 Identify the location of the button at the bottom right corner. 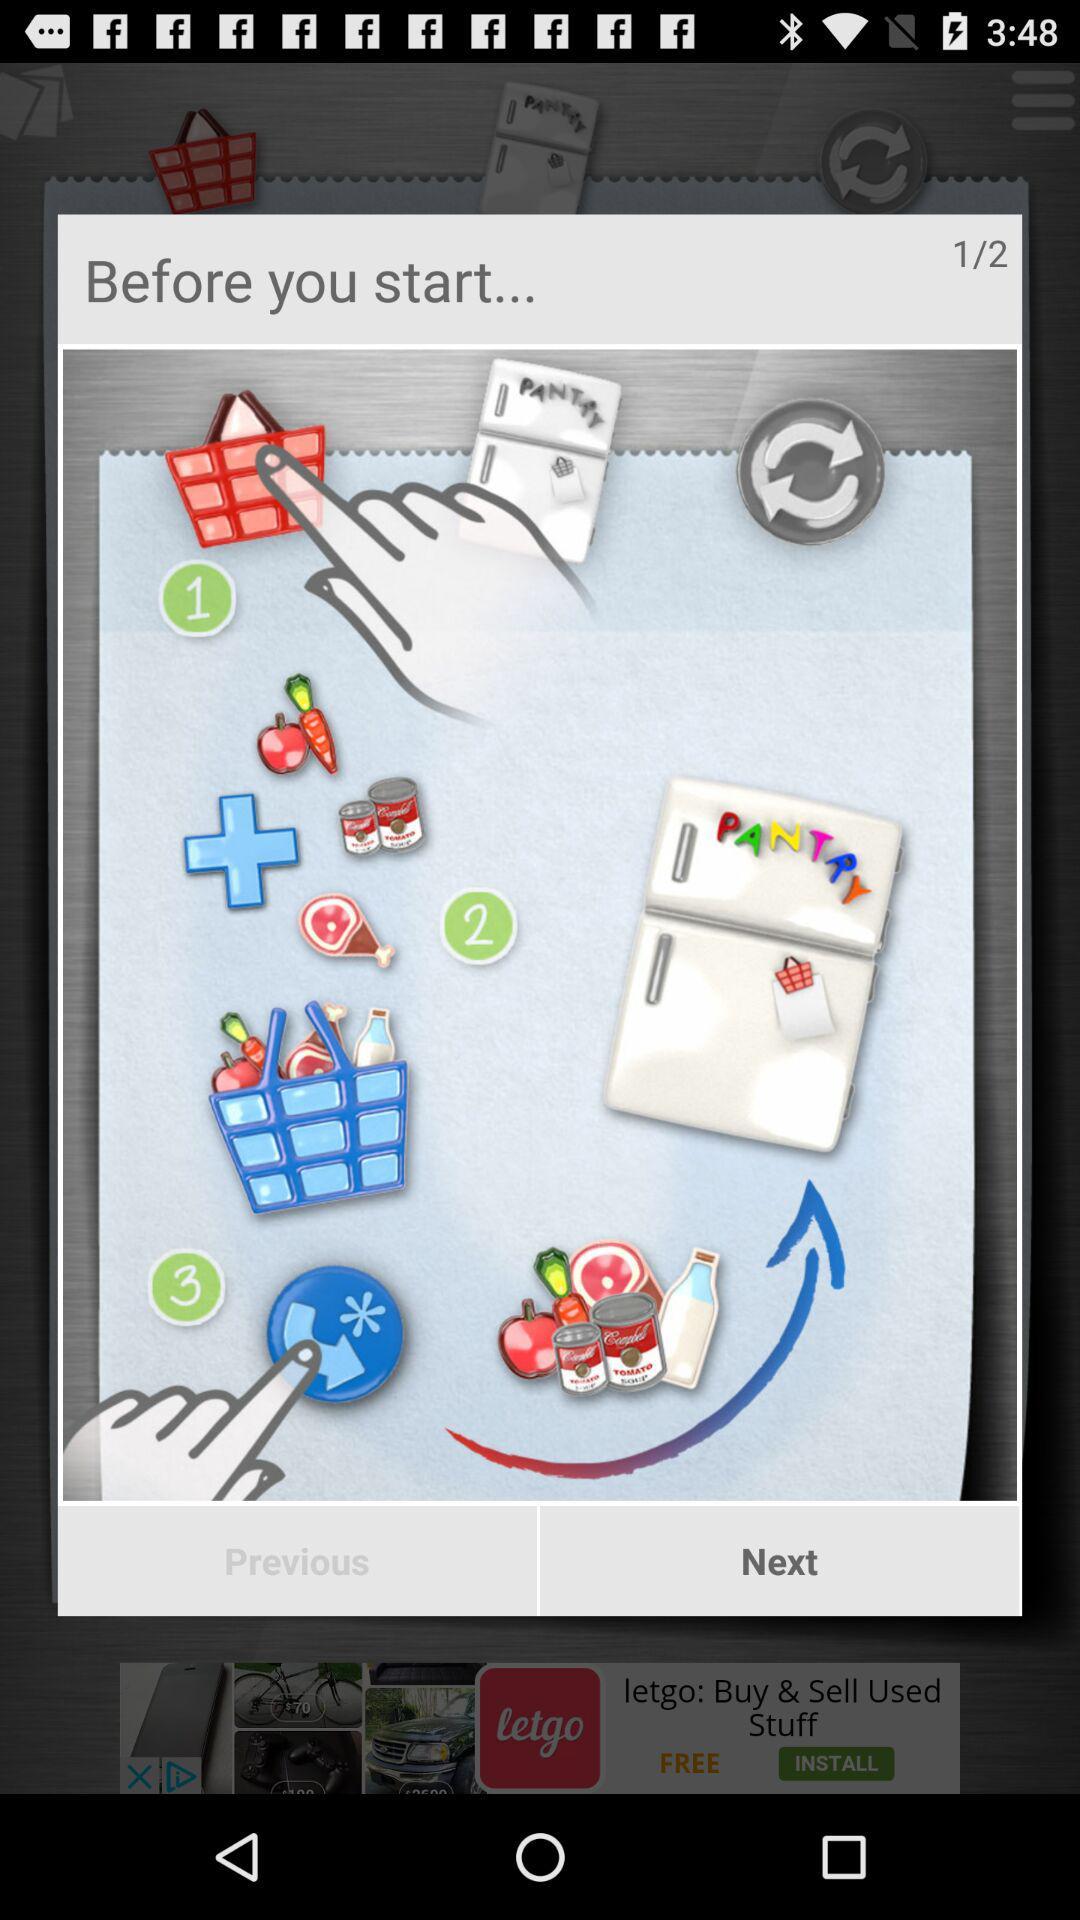
(778, 1560).